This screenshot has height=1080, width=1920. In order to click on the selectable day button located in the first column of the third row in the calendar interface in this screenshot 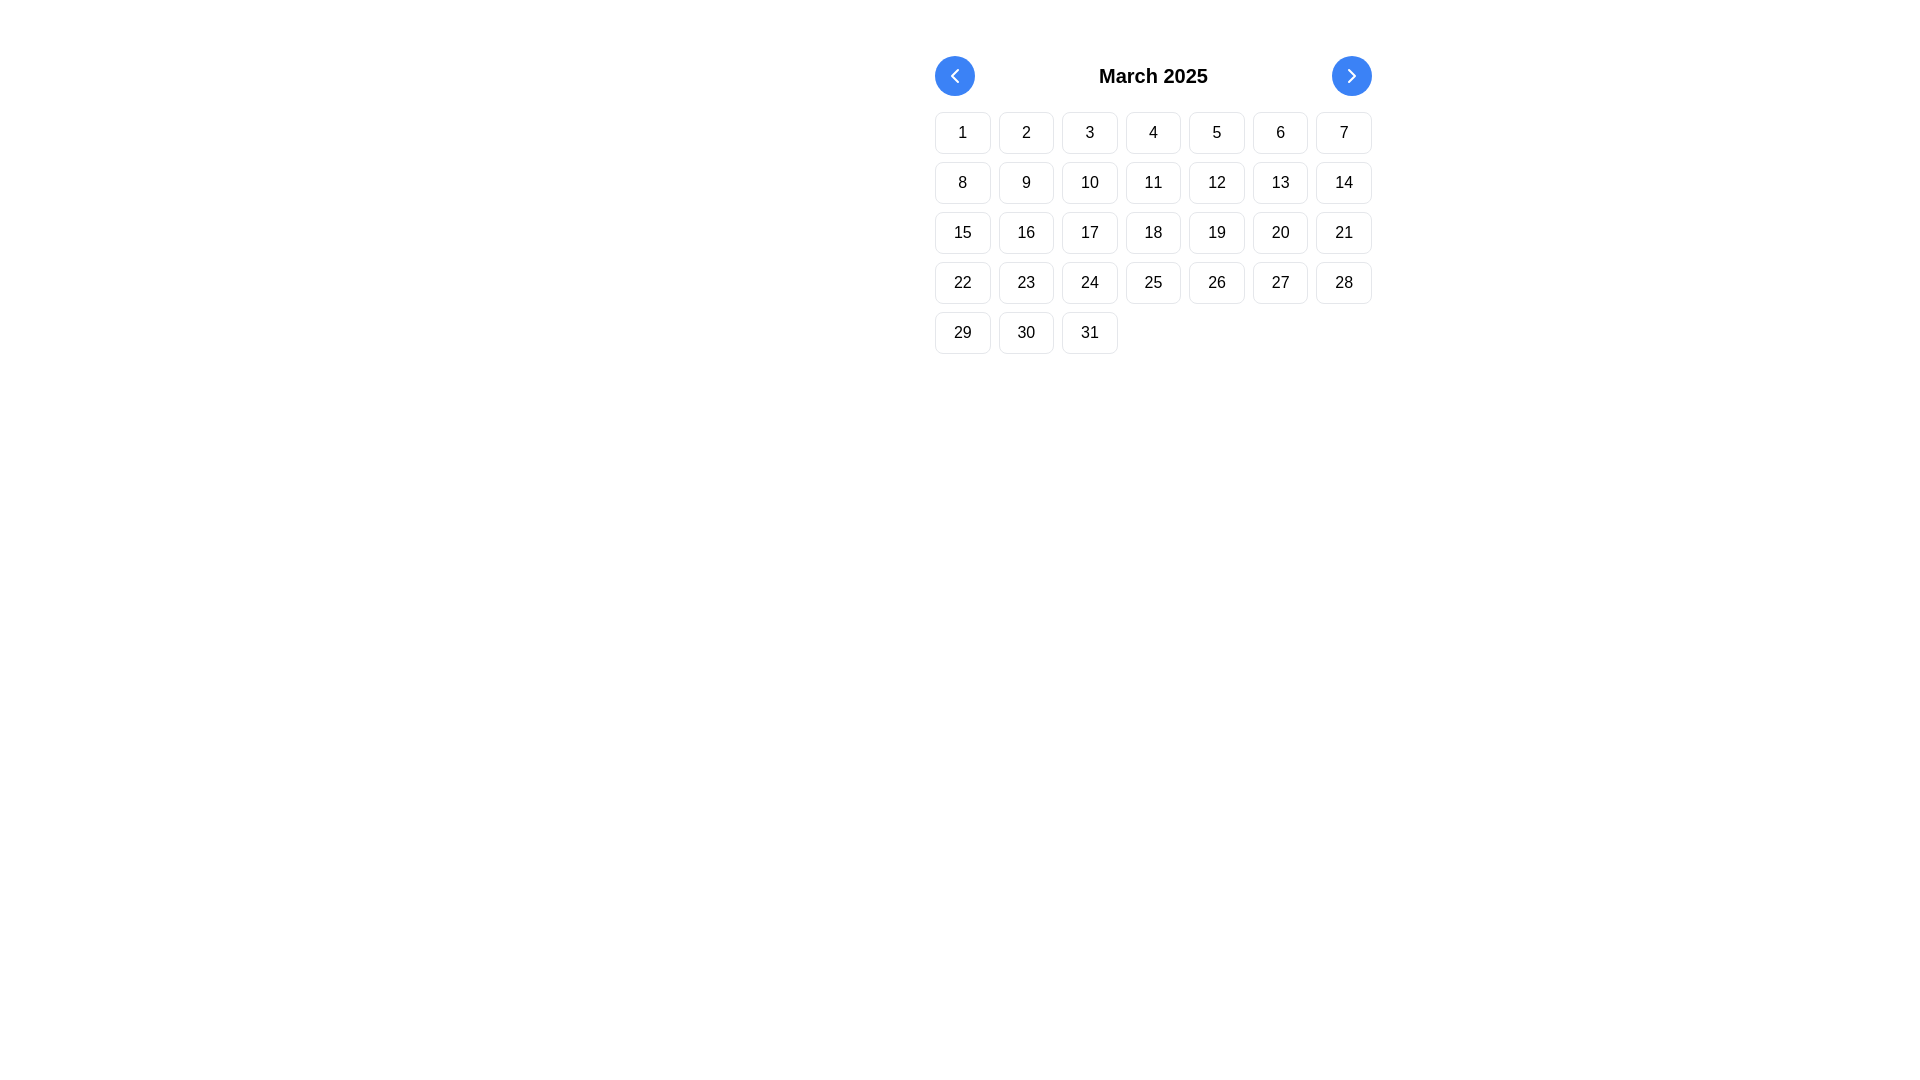, I will do `click(962, 231)`.